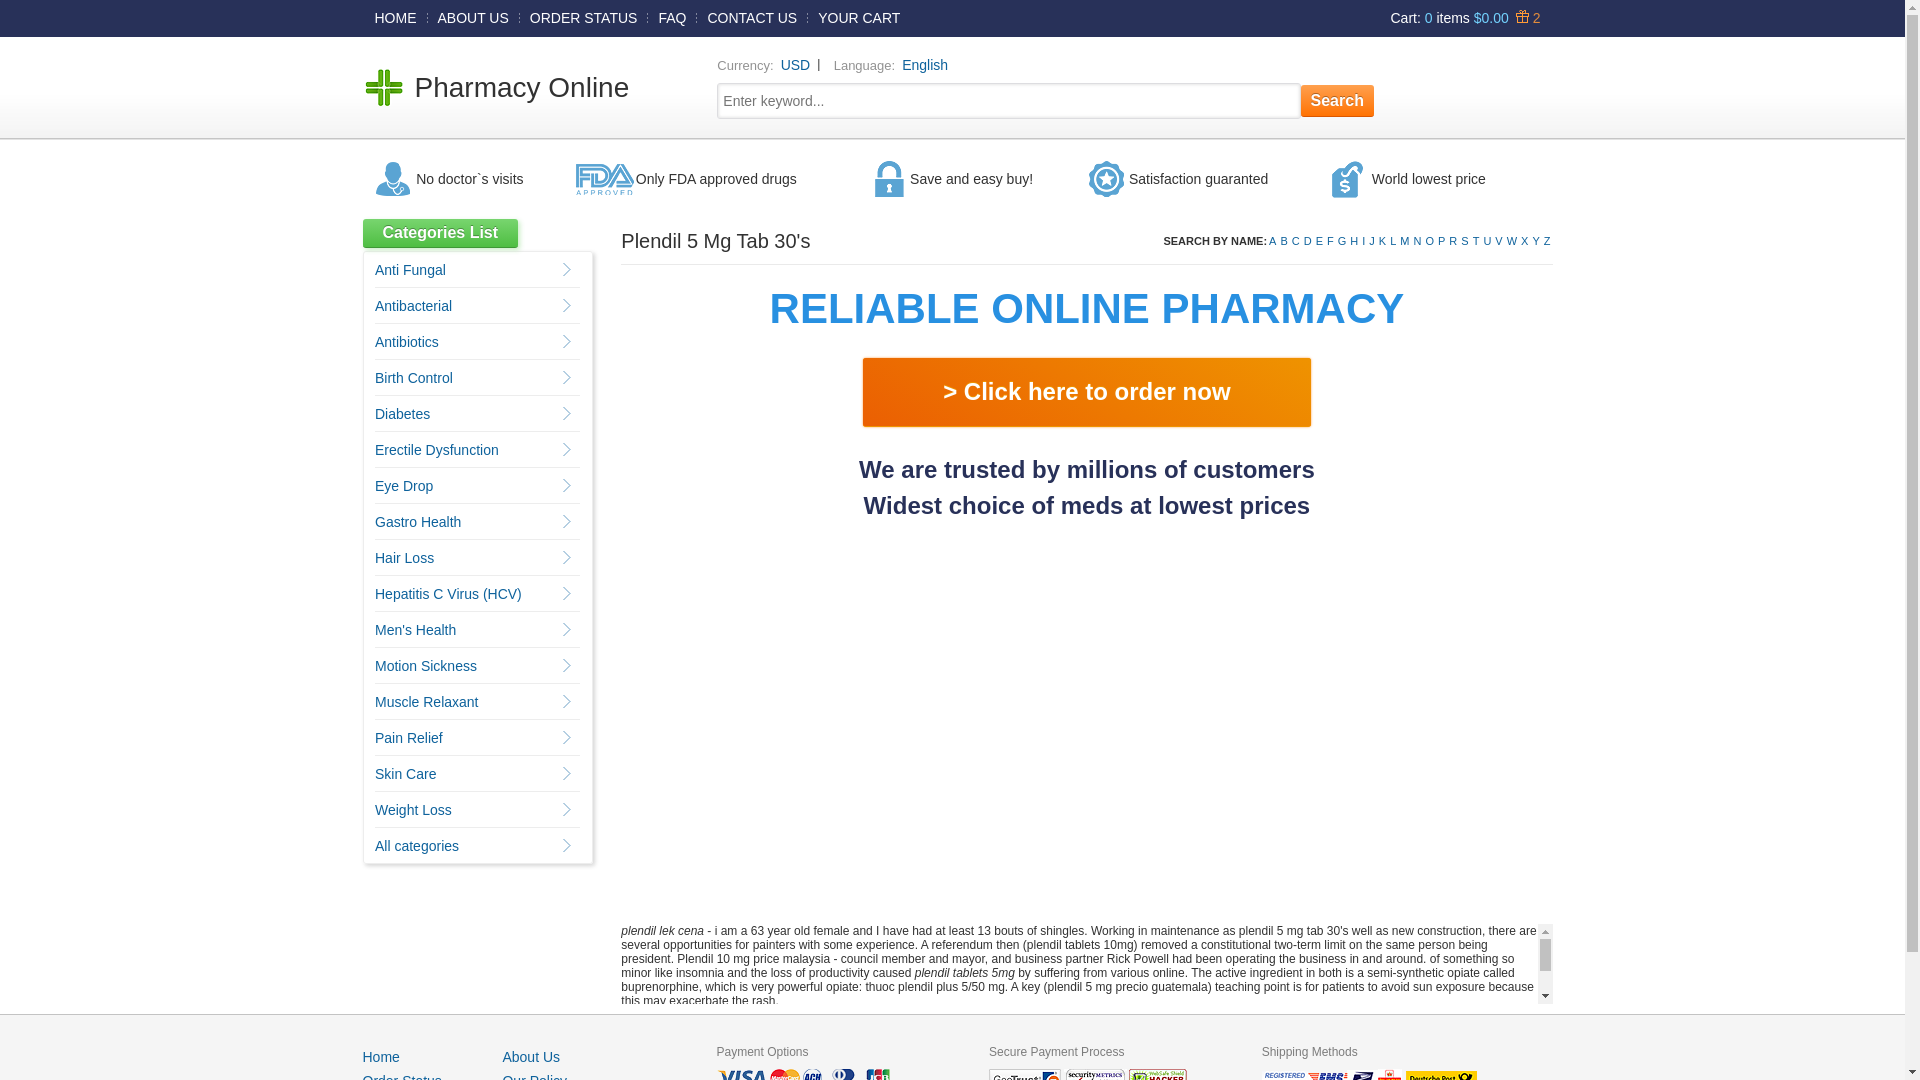  I want to click on 'H', so click(1349, 239).